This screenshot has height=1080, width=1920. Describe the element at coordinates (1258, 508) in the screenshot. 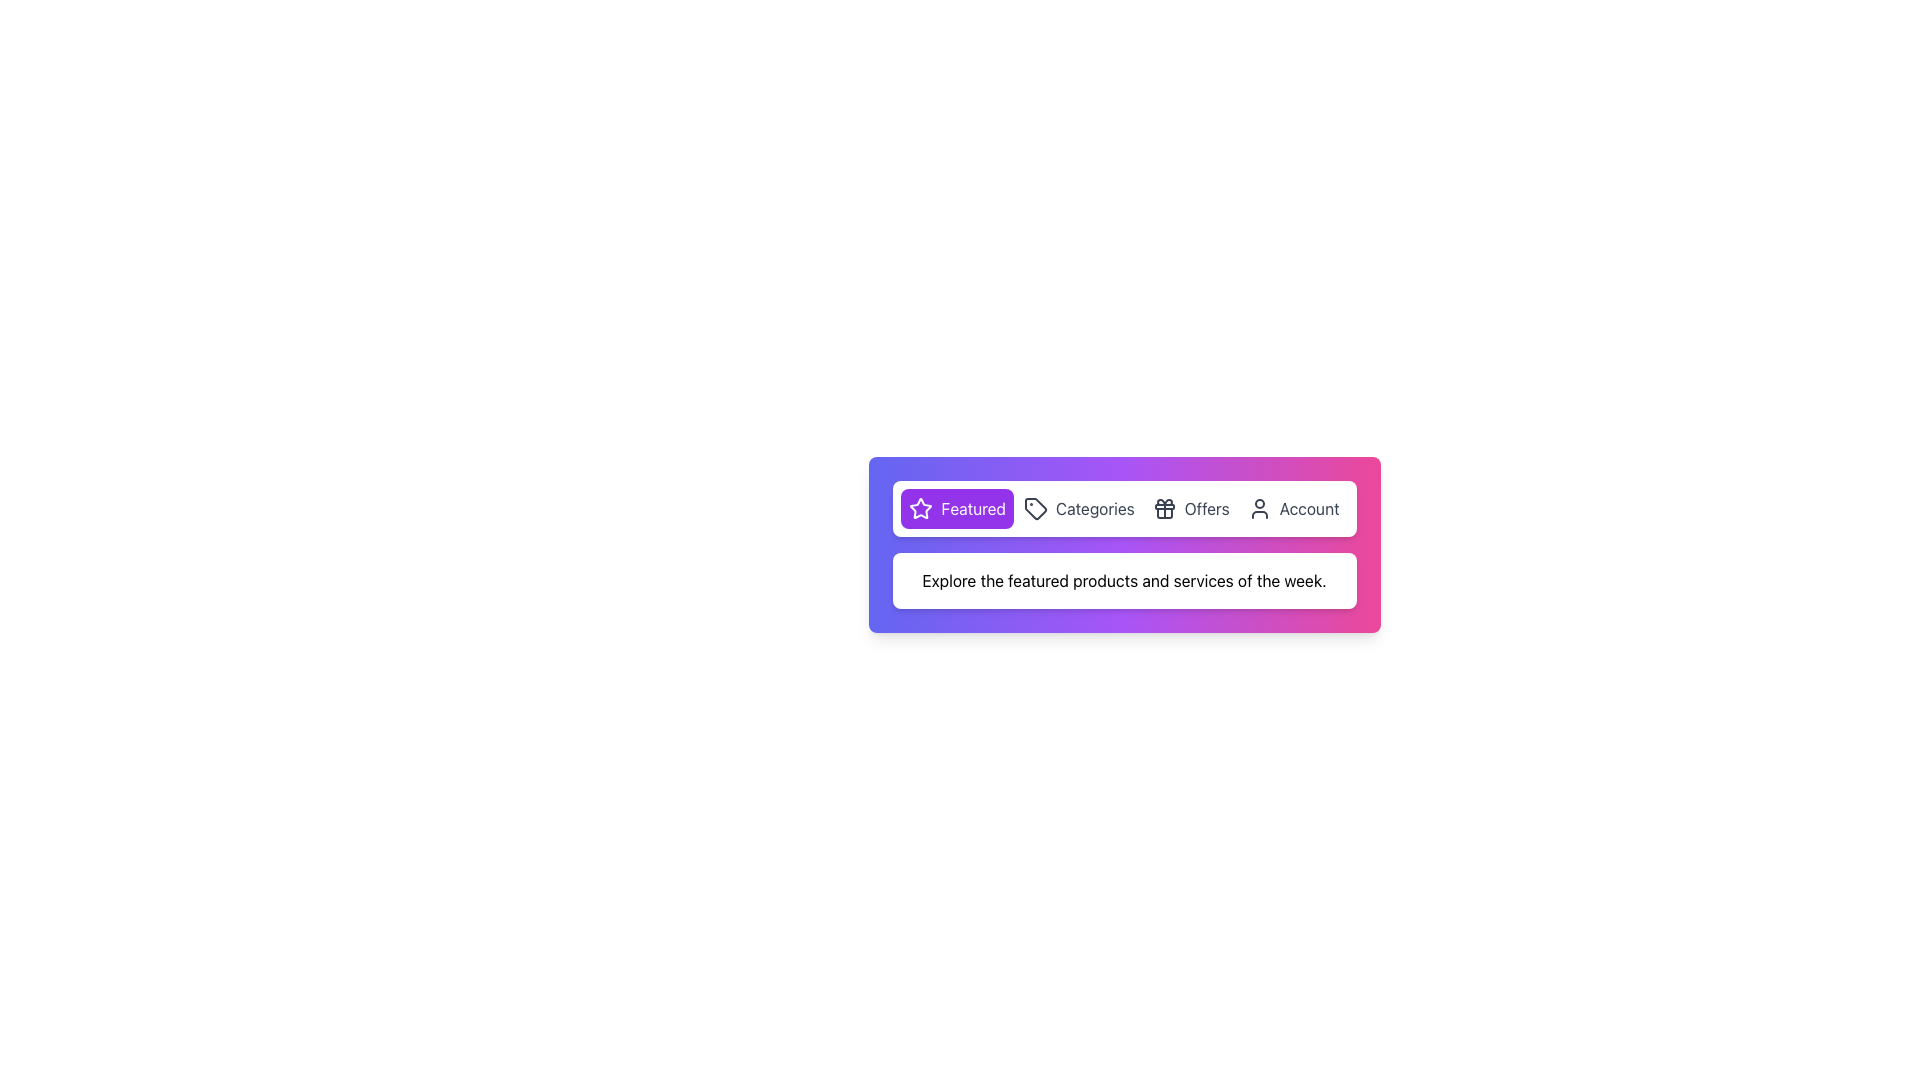

I see `the user/account icon located within the 'Account' button, which is the last button in a horizontal row and appears to the immediate left of the text 'Account'` at that location.